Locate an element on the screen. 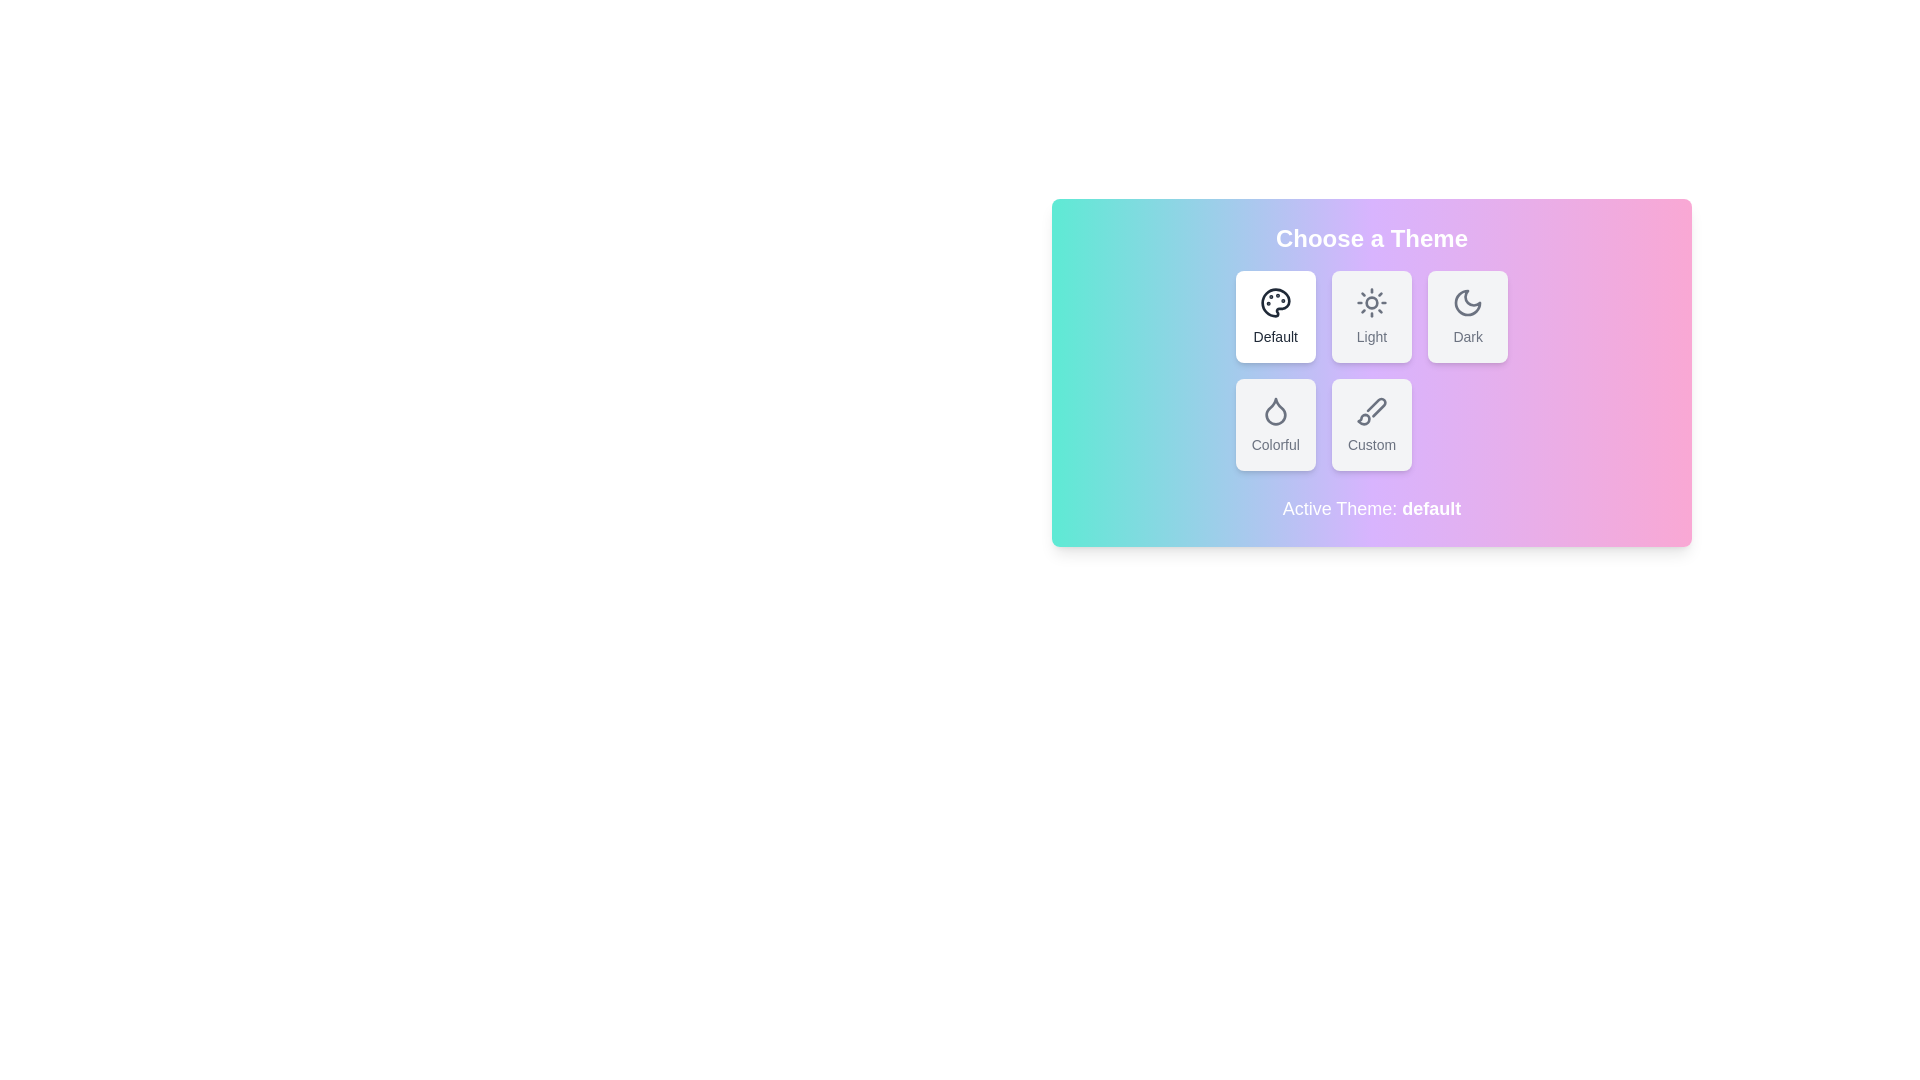 The width and height of the screenshot is (1920, 1080). the theme dark by clicking the corresponding button is located at coordinates (1468, 315).